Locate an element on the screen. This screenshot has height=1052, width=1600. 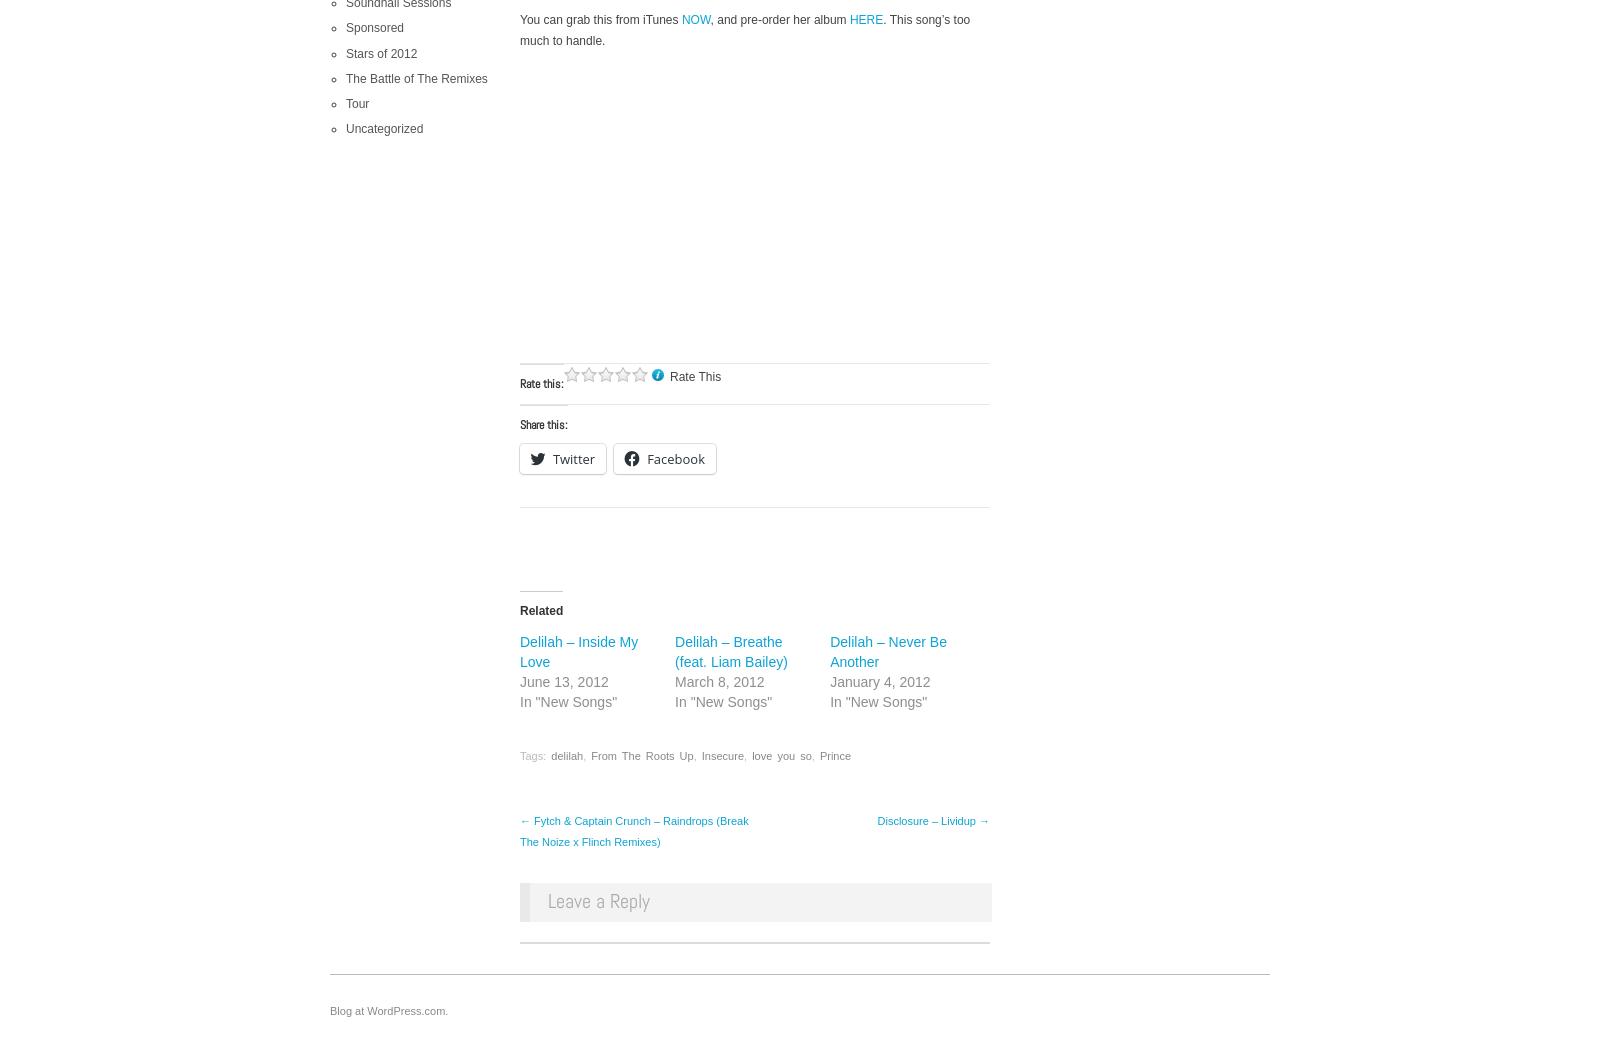
'Rate this:' is located at coordinates (540, 383).